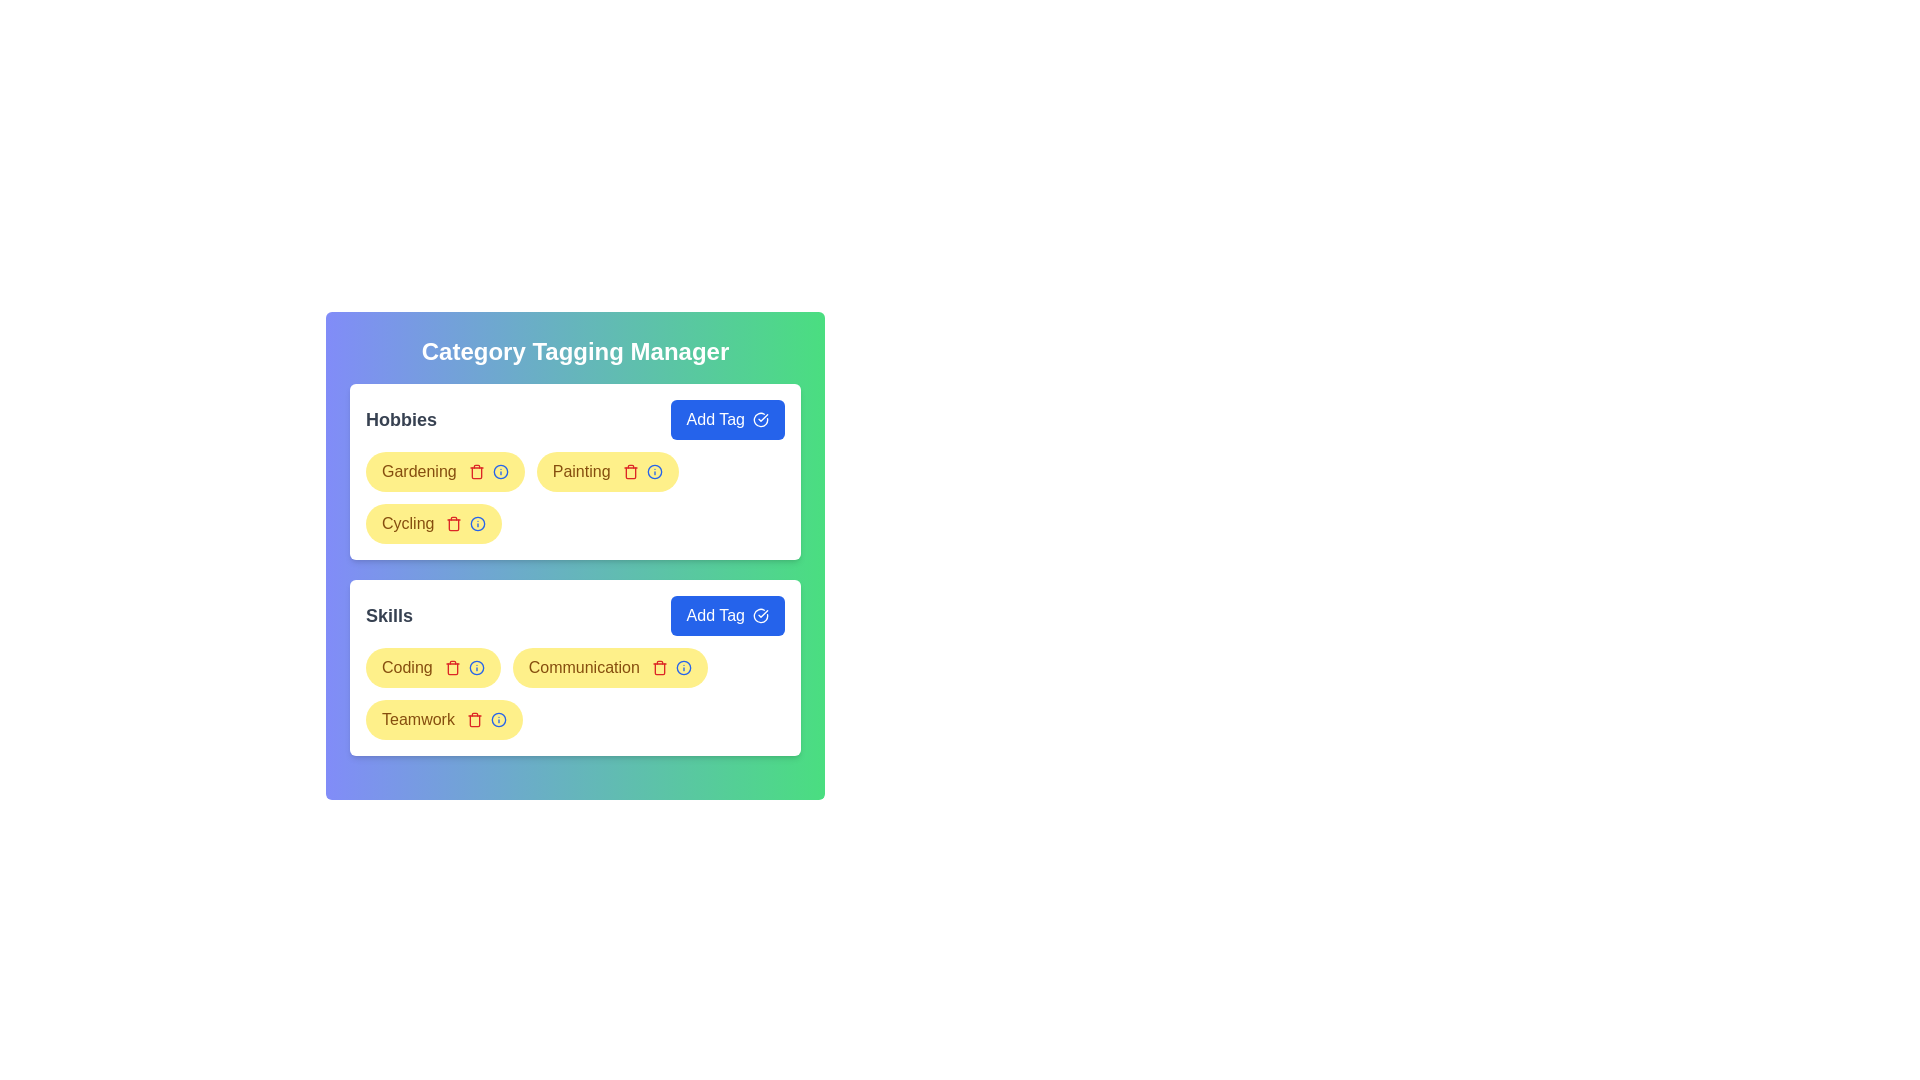  What do you see at coordinates (659, 667) in the screenshot?
I see `the red trash icon button, which is the second interactive icon within the 'Communication' tag in the 'Skills' section of the 'Category Tagging Manager' interface` at bounding box center [659, 667].